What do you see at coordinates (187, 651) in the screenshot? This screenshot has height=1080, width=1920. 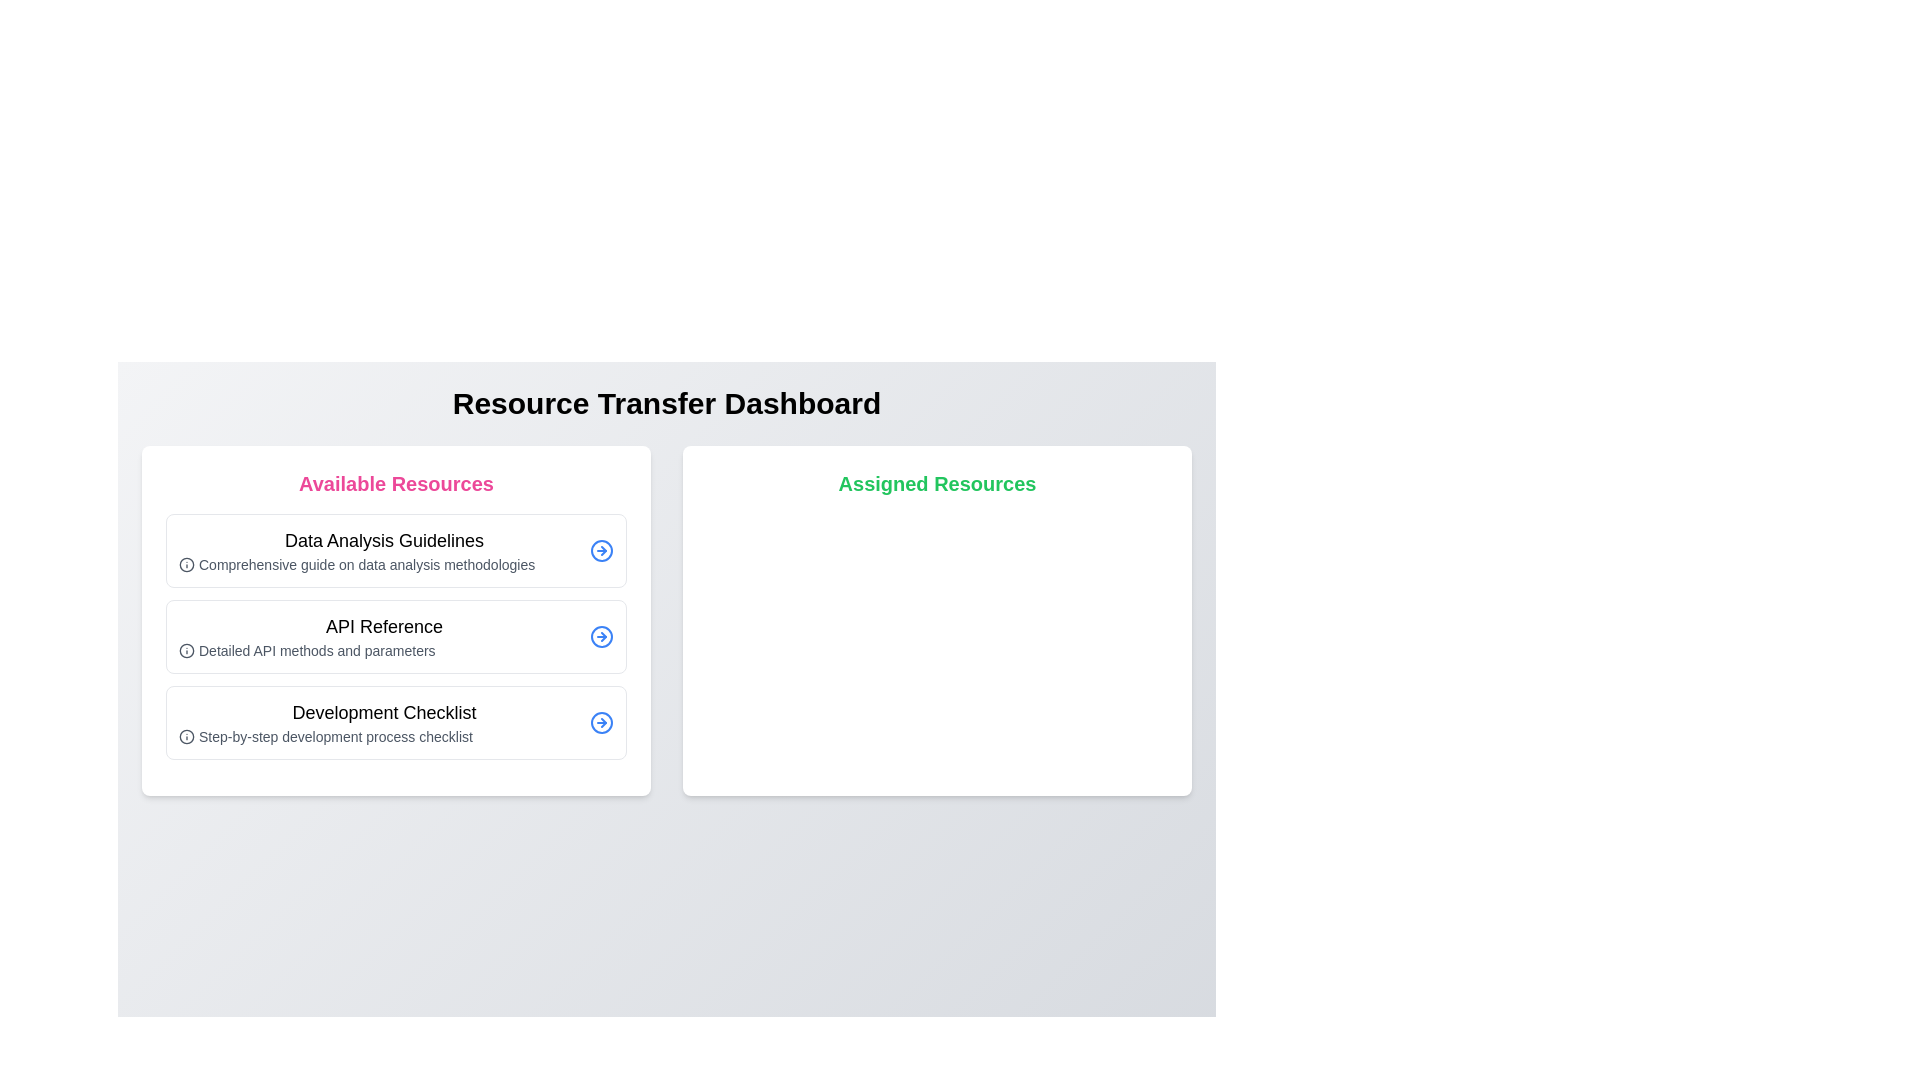 I see `the circular icon with a hollow center that precedes the text 'Detailed API methods and parameters' in the resource item list` at bounding box center [187, 651].